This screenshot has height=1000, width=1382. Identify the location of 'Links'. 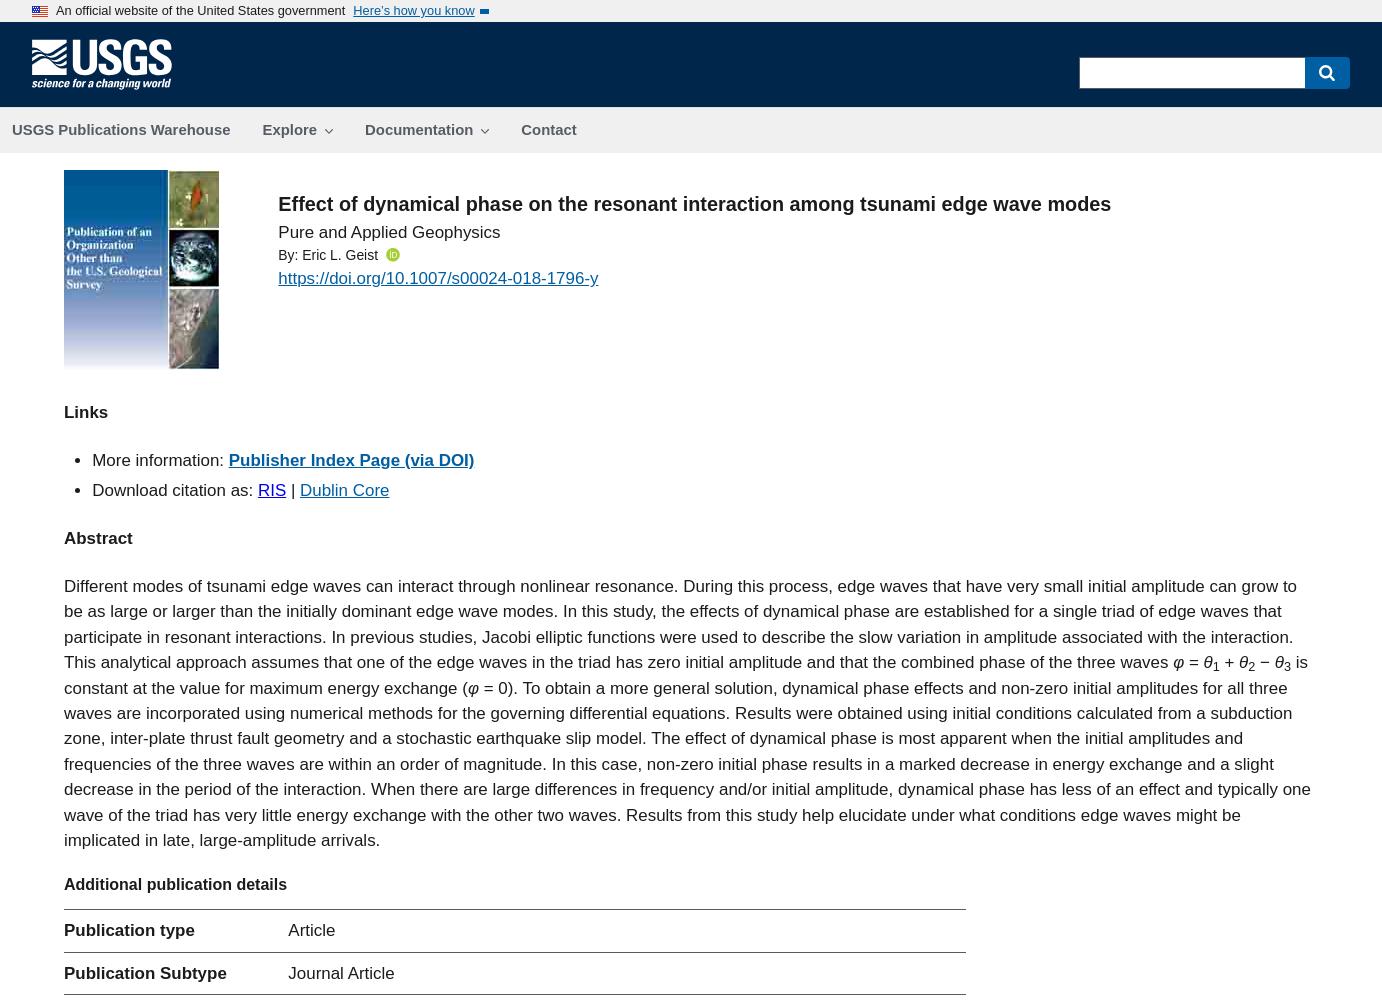
(62, 412).